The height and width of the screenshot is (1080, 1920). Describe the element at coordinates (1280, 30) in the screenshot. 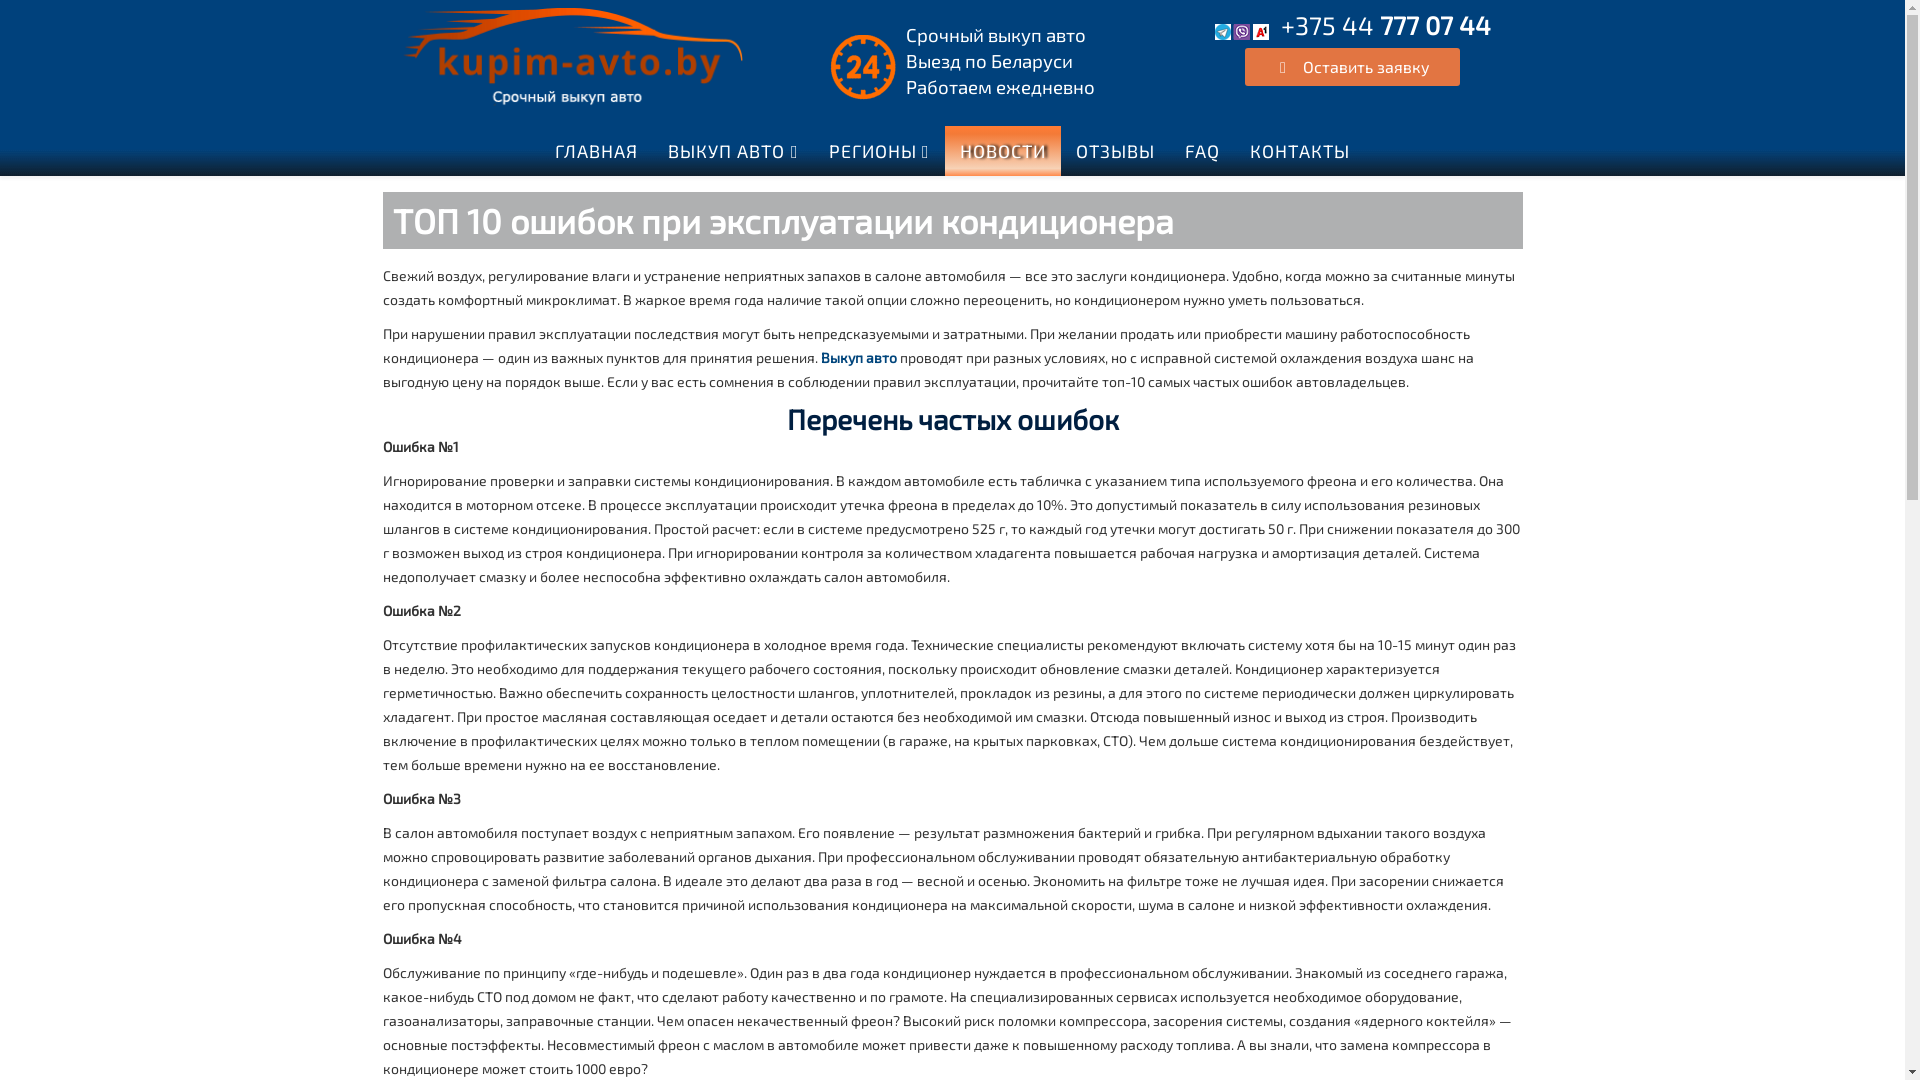

I see `'+375 44 777 07 44'` at that location.